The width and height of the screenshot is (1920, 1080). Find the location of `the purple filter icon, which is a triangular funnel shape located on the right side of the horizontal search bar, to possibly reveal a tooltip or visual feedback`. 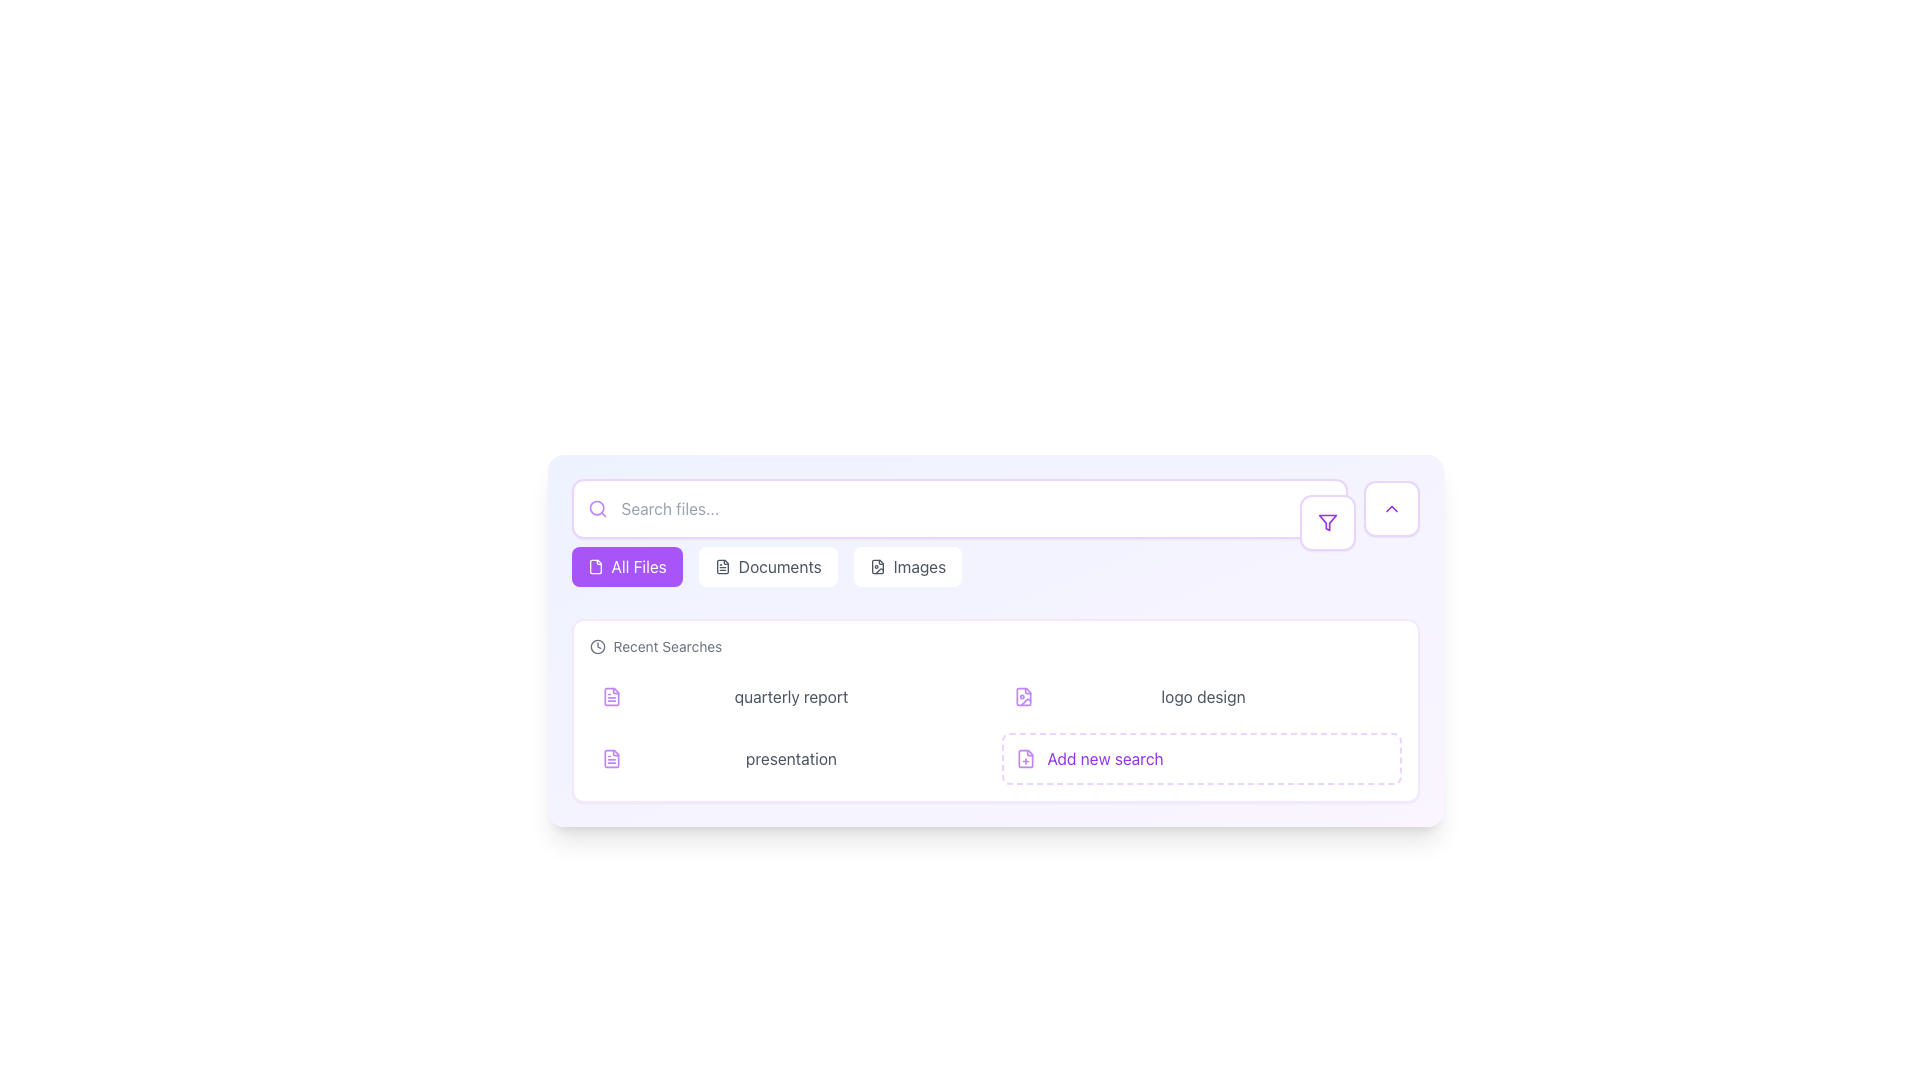

the purple filter icon, which is a triangular funnel shape located on the right side of the horizontal search bar, to possibly reveal a tooltip or visual feedback is located at coordinates (1327, 522).